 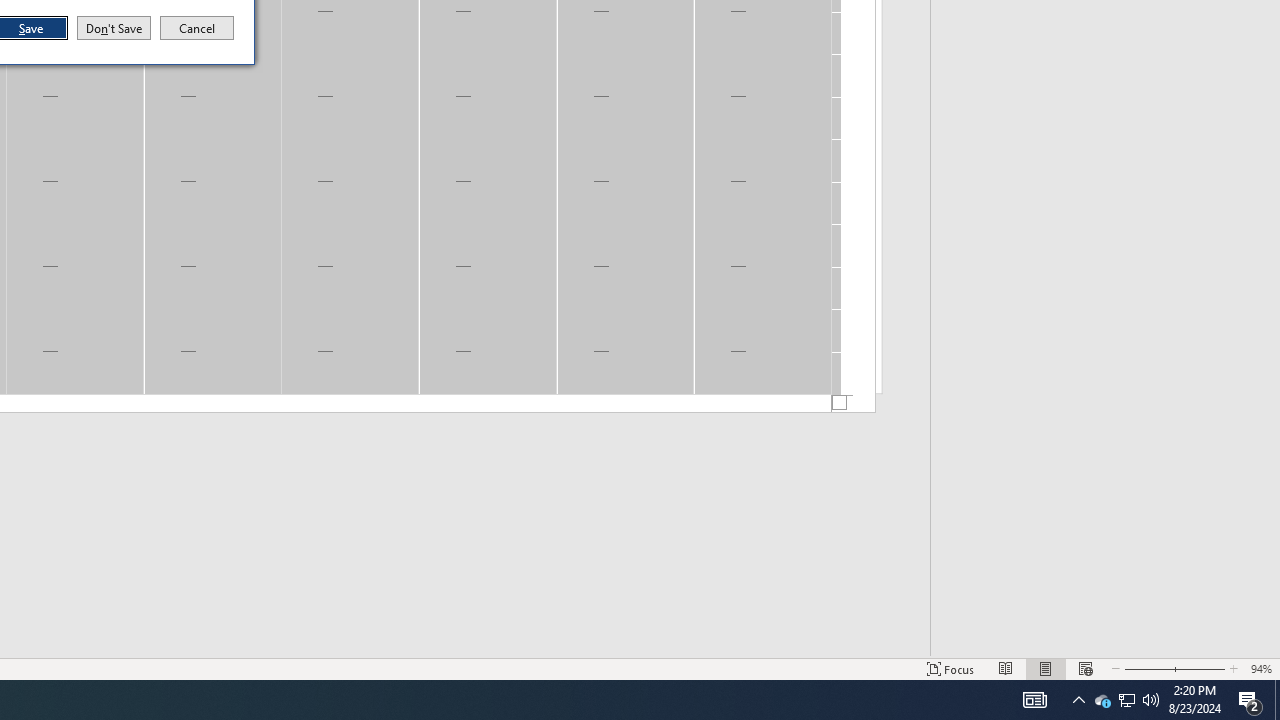 I want to click on 'Q2790: 100%', so click(x=1151, y=698).